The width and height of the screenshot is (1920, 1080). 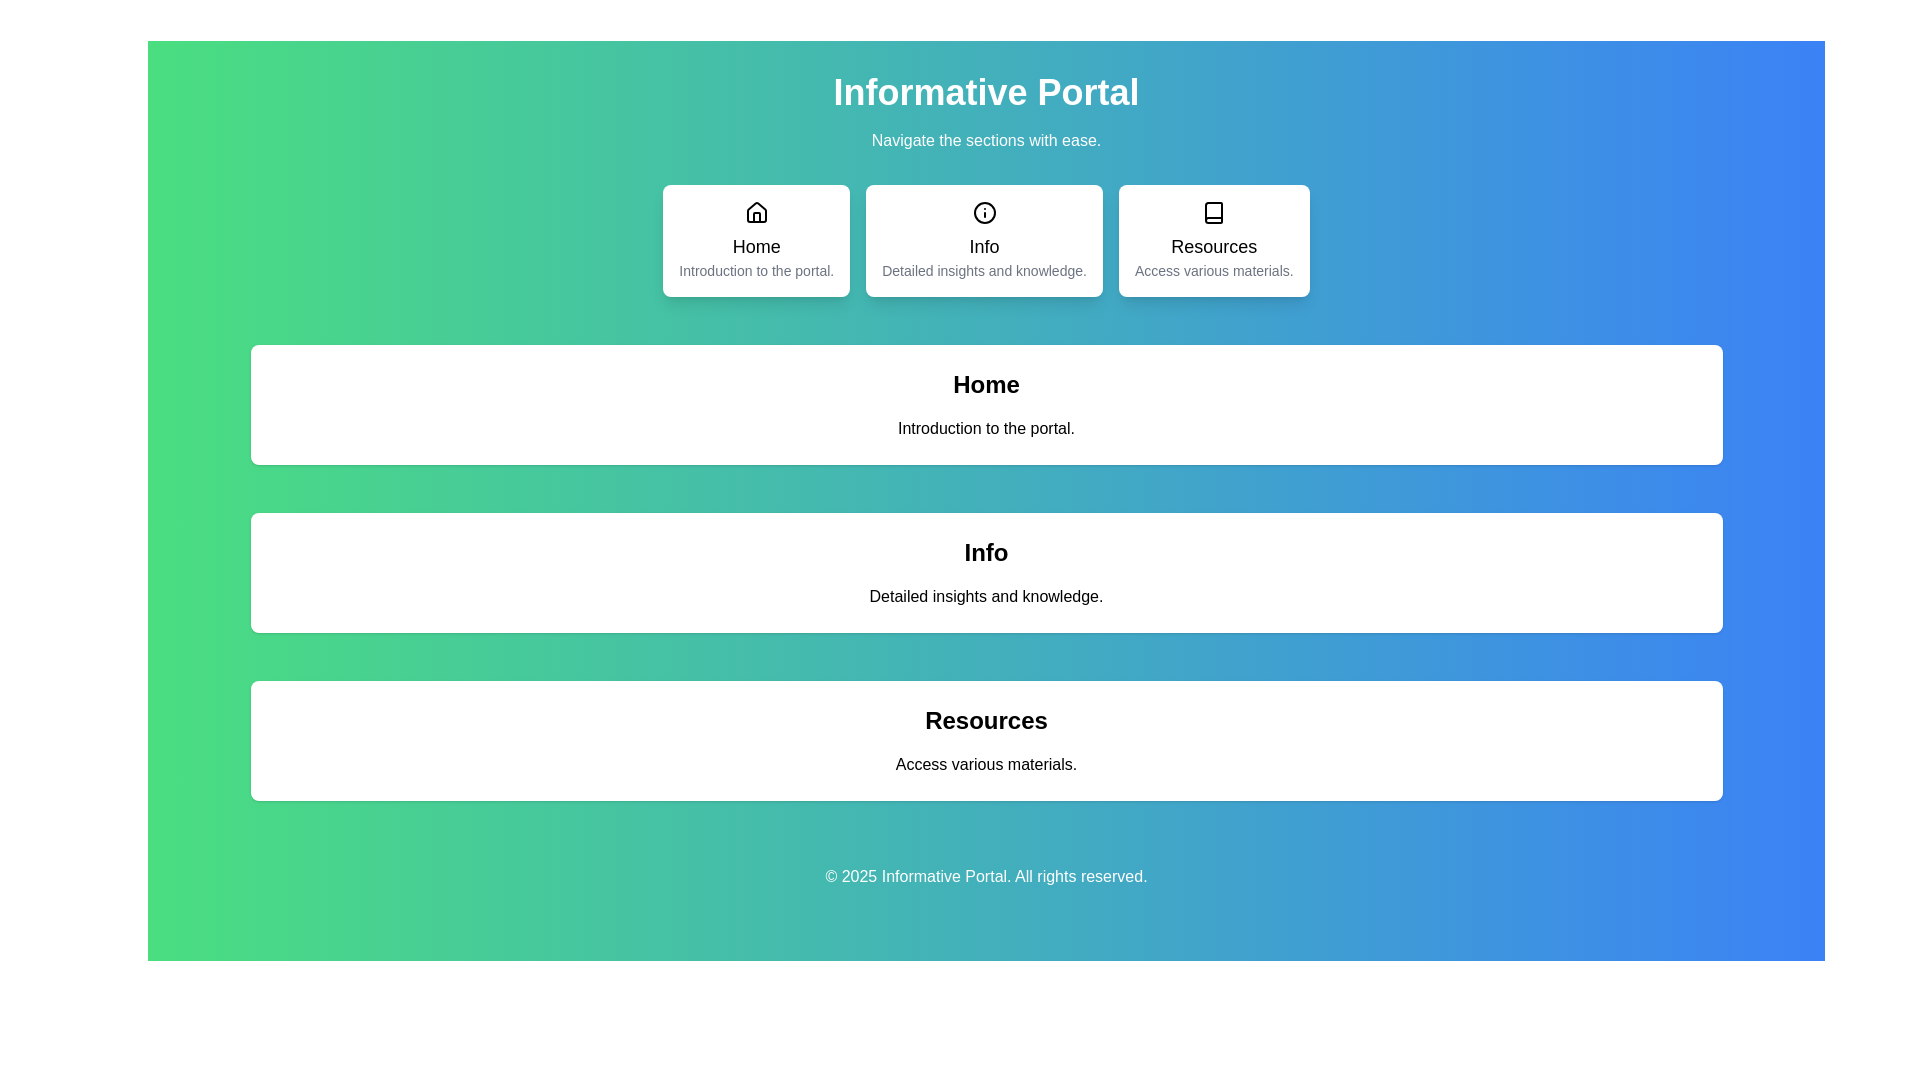 I want to click on the text element that contains 'Introduction to the portal.' which is located beneath the 'Home' title and house icon in the top-center card layout, so click(x=755, y=270).